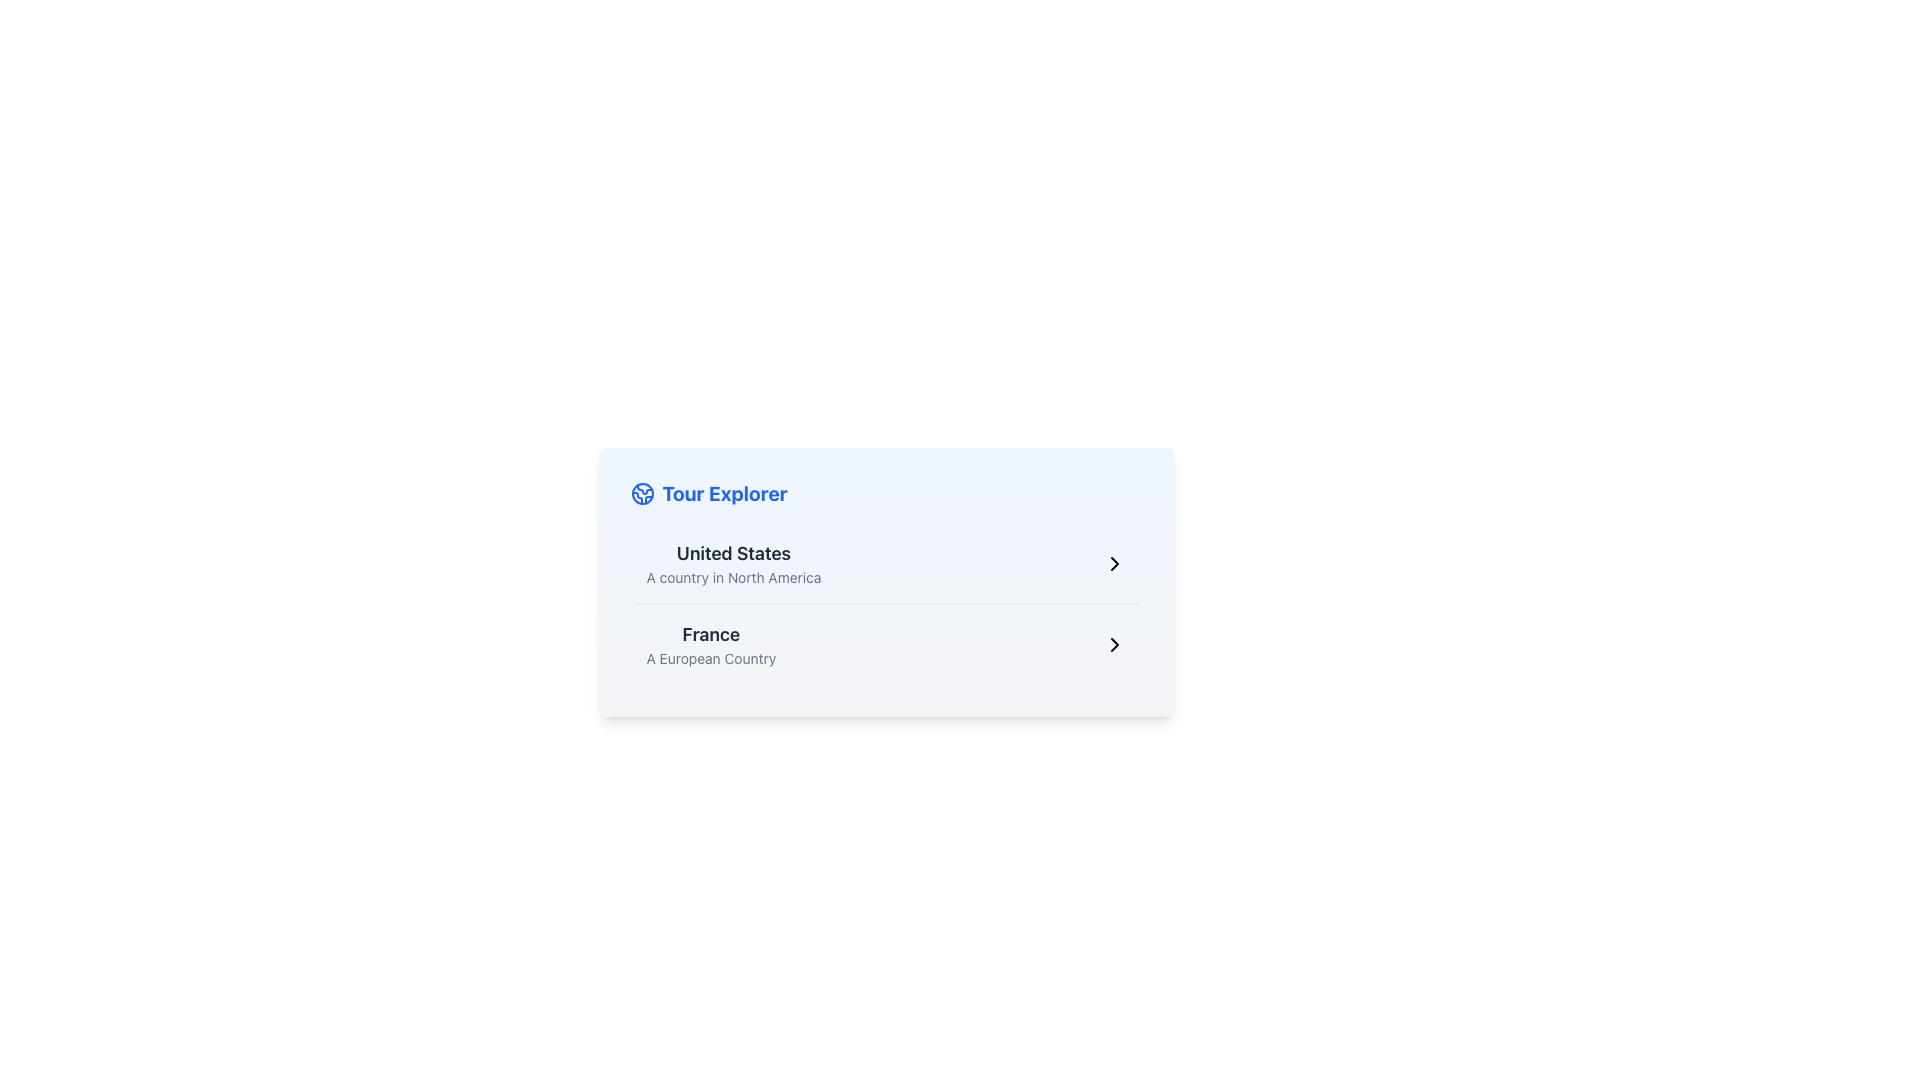  I want to click on the text label 'United States' in bold, dark gray, located in the middle of the 'Tour Explorer' card layout, so click(733, 554).